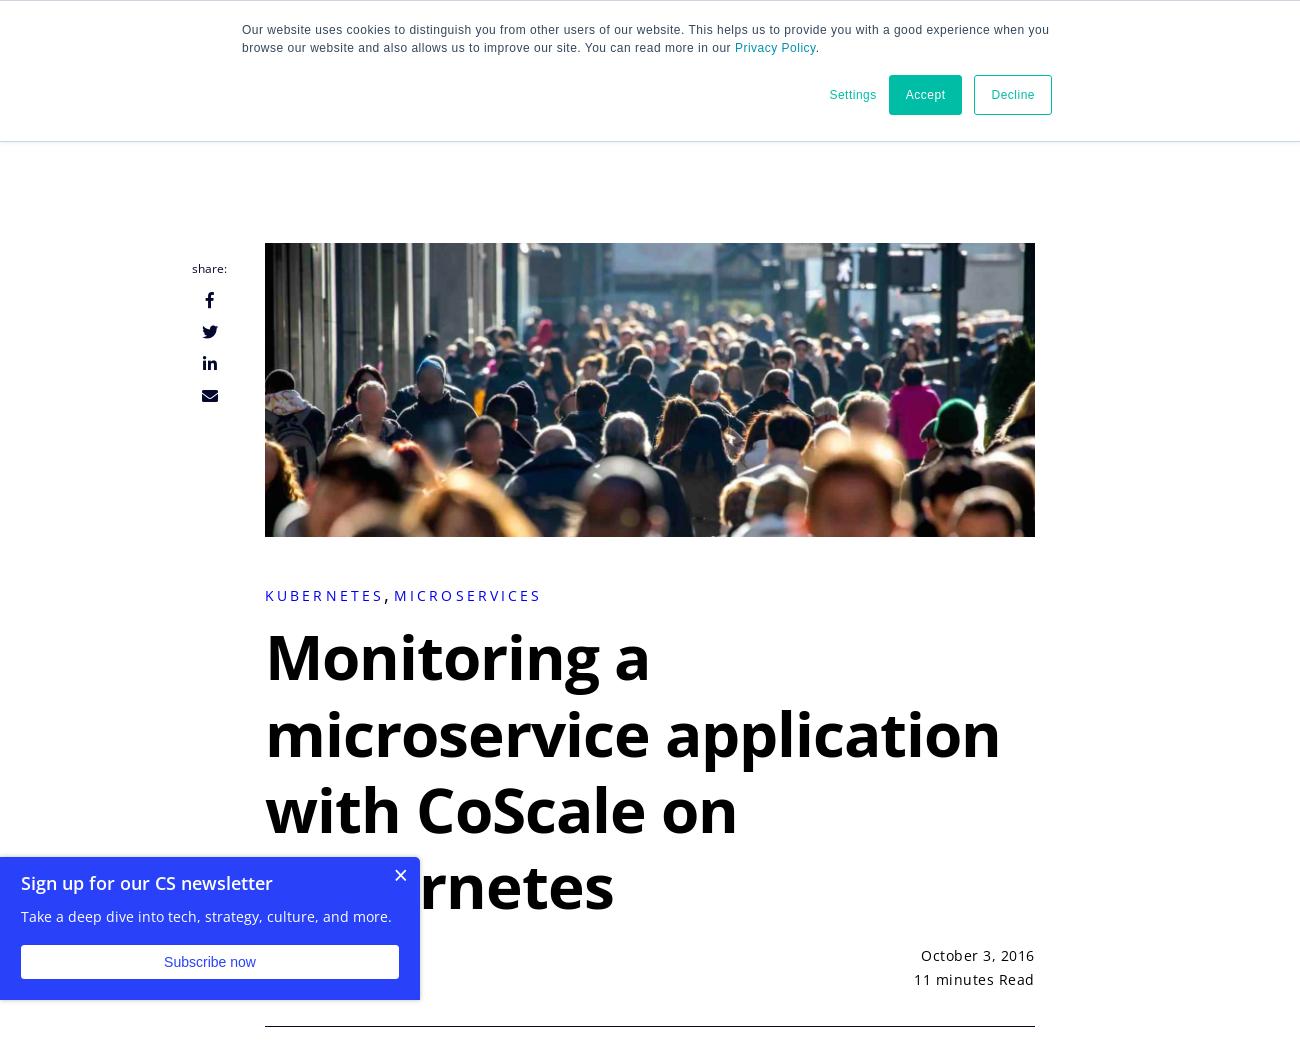  I want to click on 'and', so click(633, 20).